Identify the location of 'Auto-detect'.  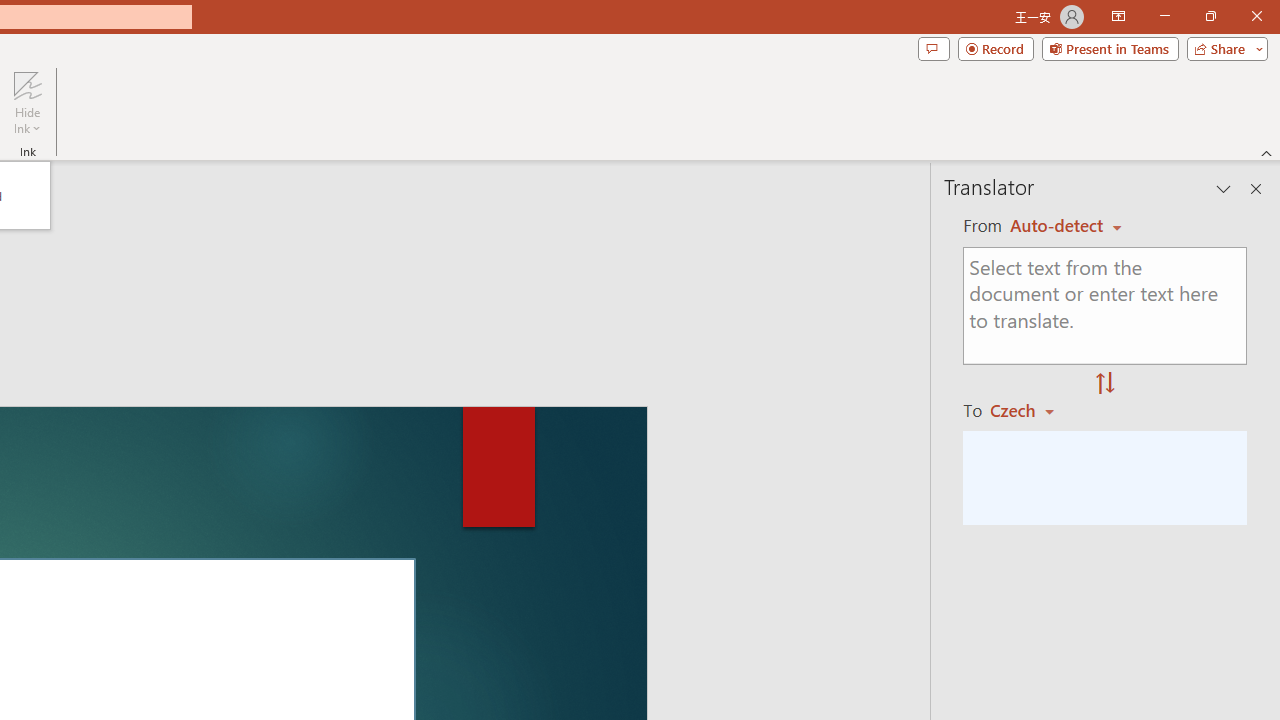
(1065, 225).